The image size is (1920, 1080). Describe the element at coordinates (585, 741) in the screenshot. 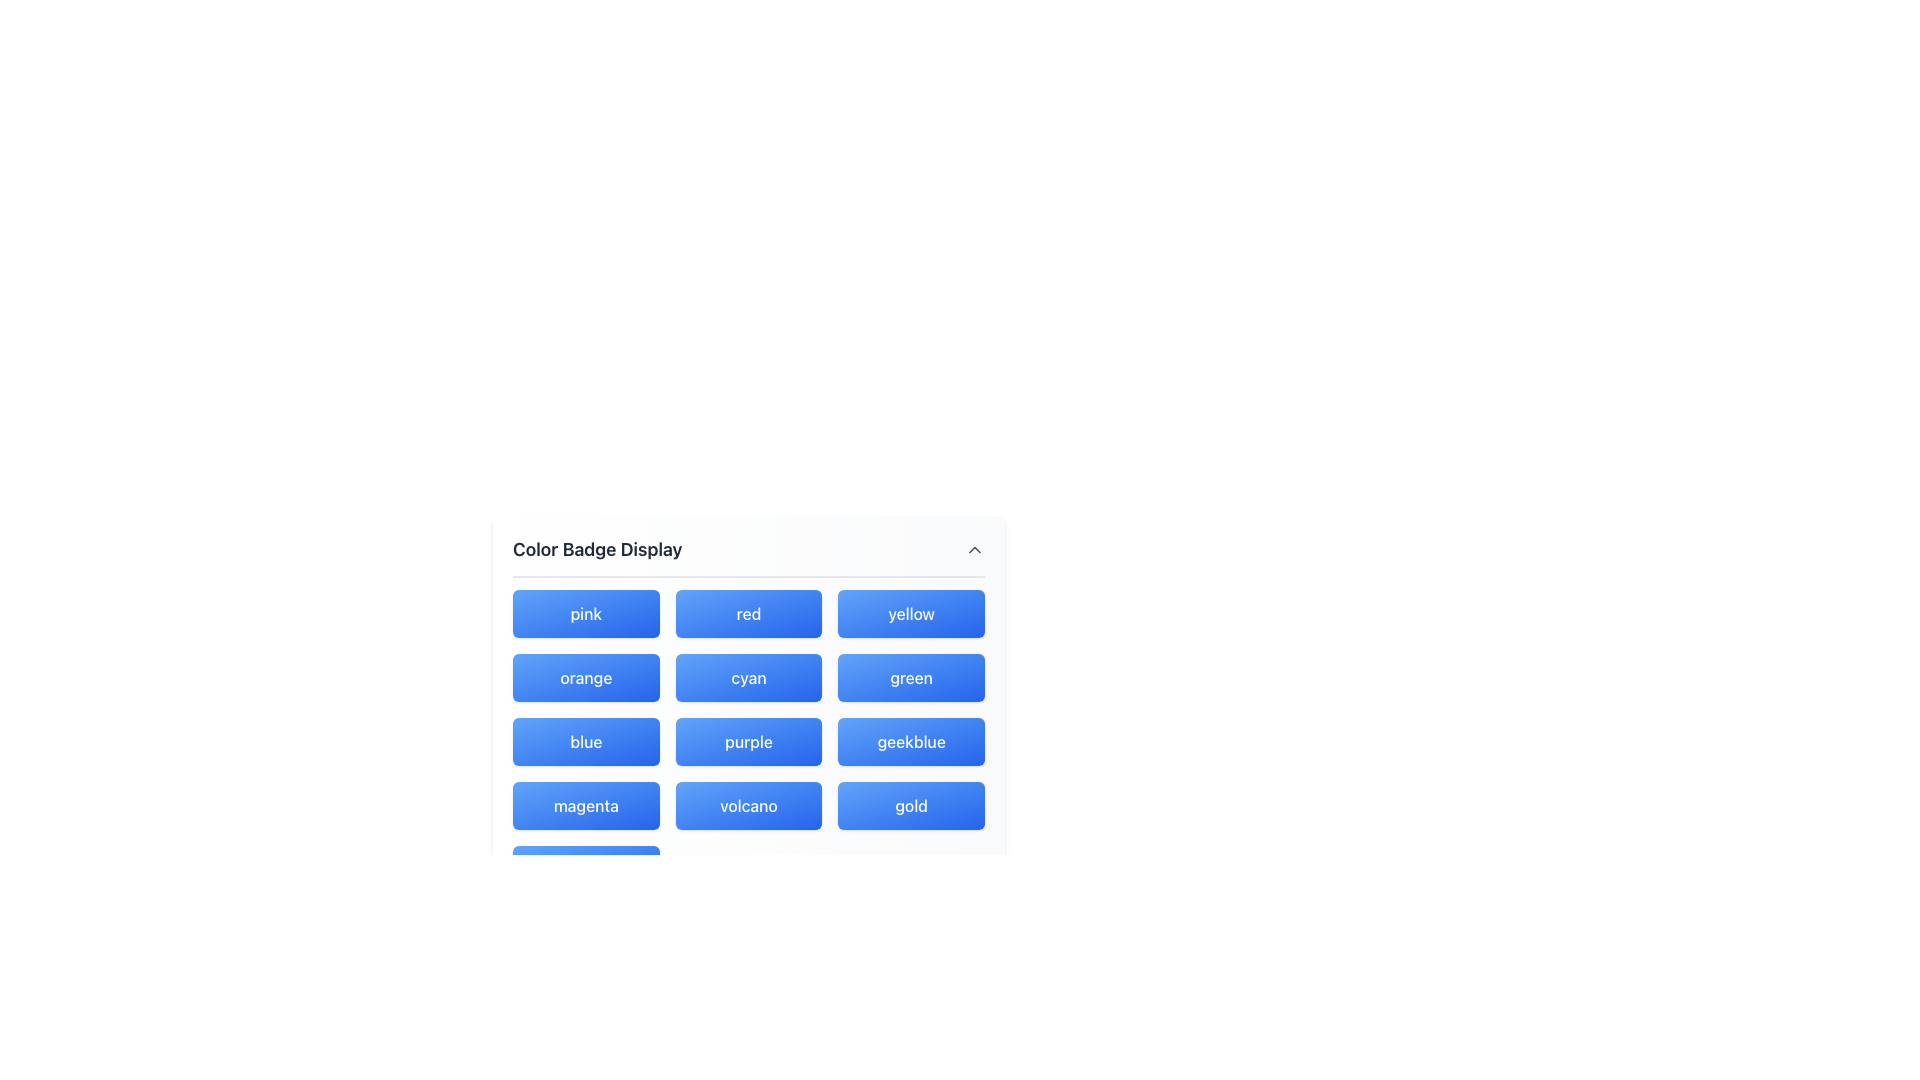

I see `the blue color badge button located in the third row, first column of the grid layout` at that location.